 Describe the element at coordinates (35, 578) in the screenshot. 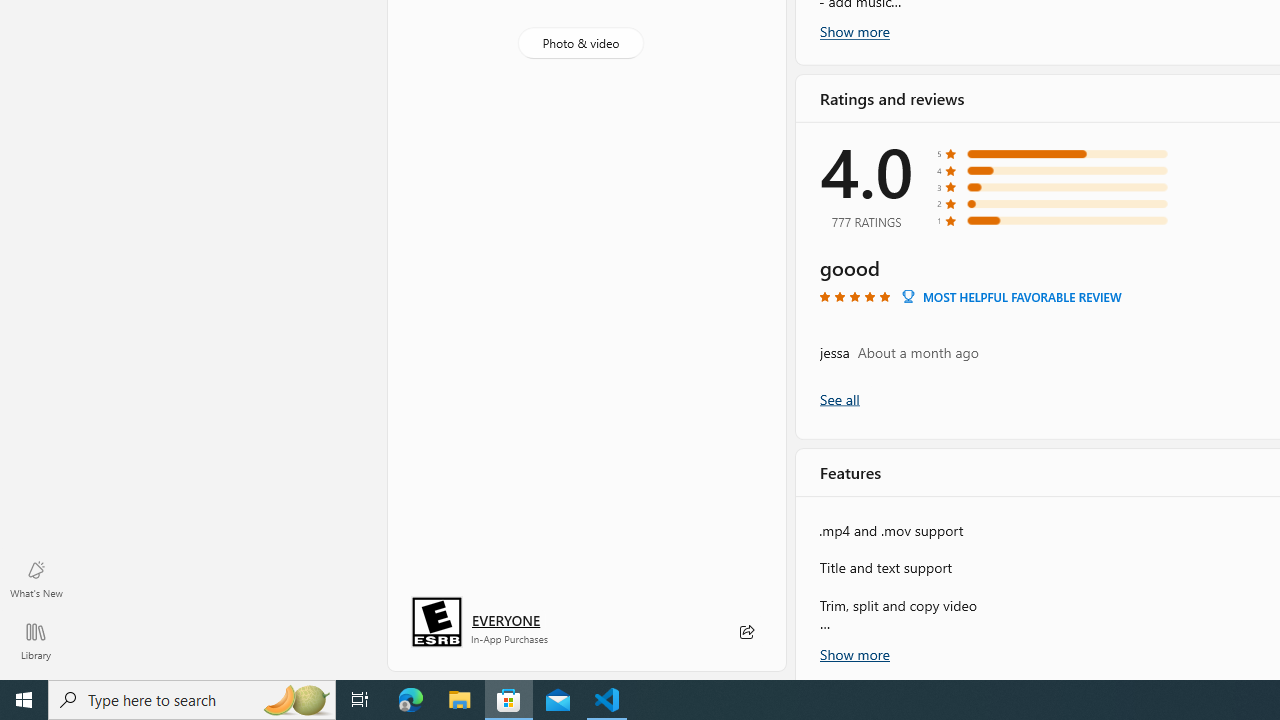

I see `'What'` at that location.